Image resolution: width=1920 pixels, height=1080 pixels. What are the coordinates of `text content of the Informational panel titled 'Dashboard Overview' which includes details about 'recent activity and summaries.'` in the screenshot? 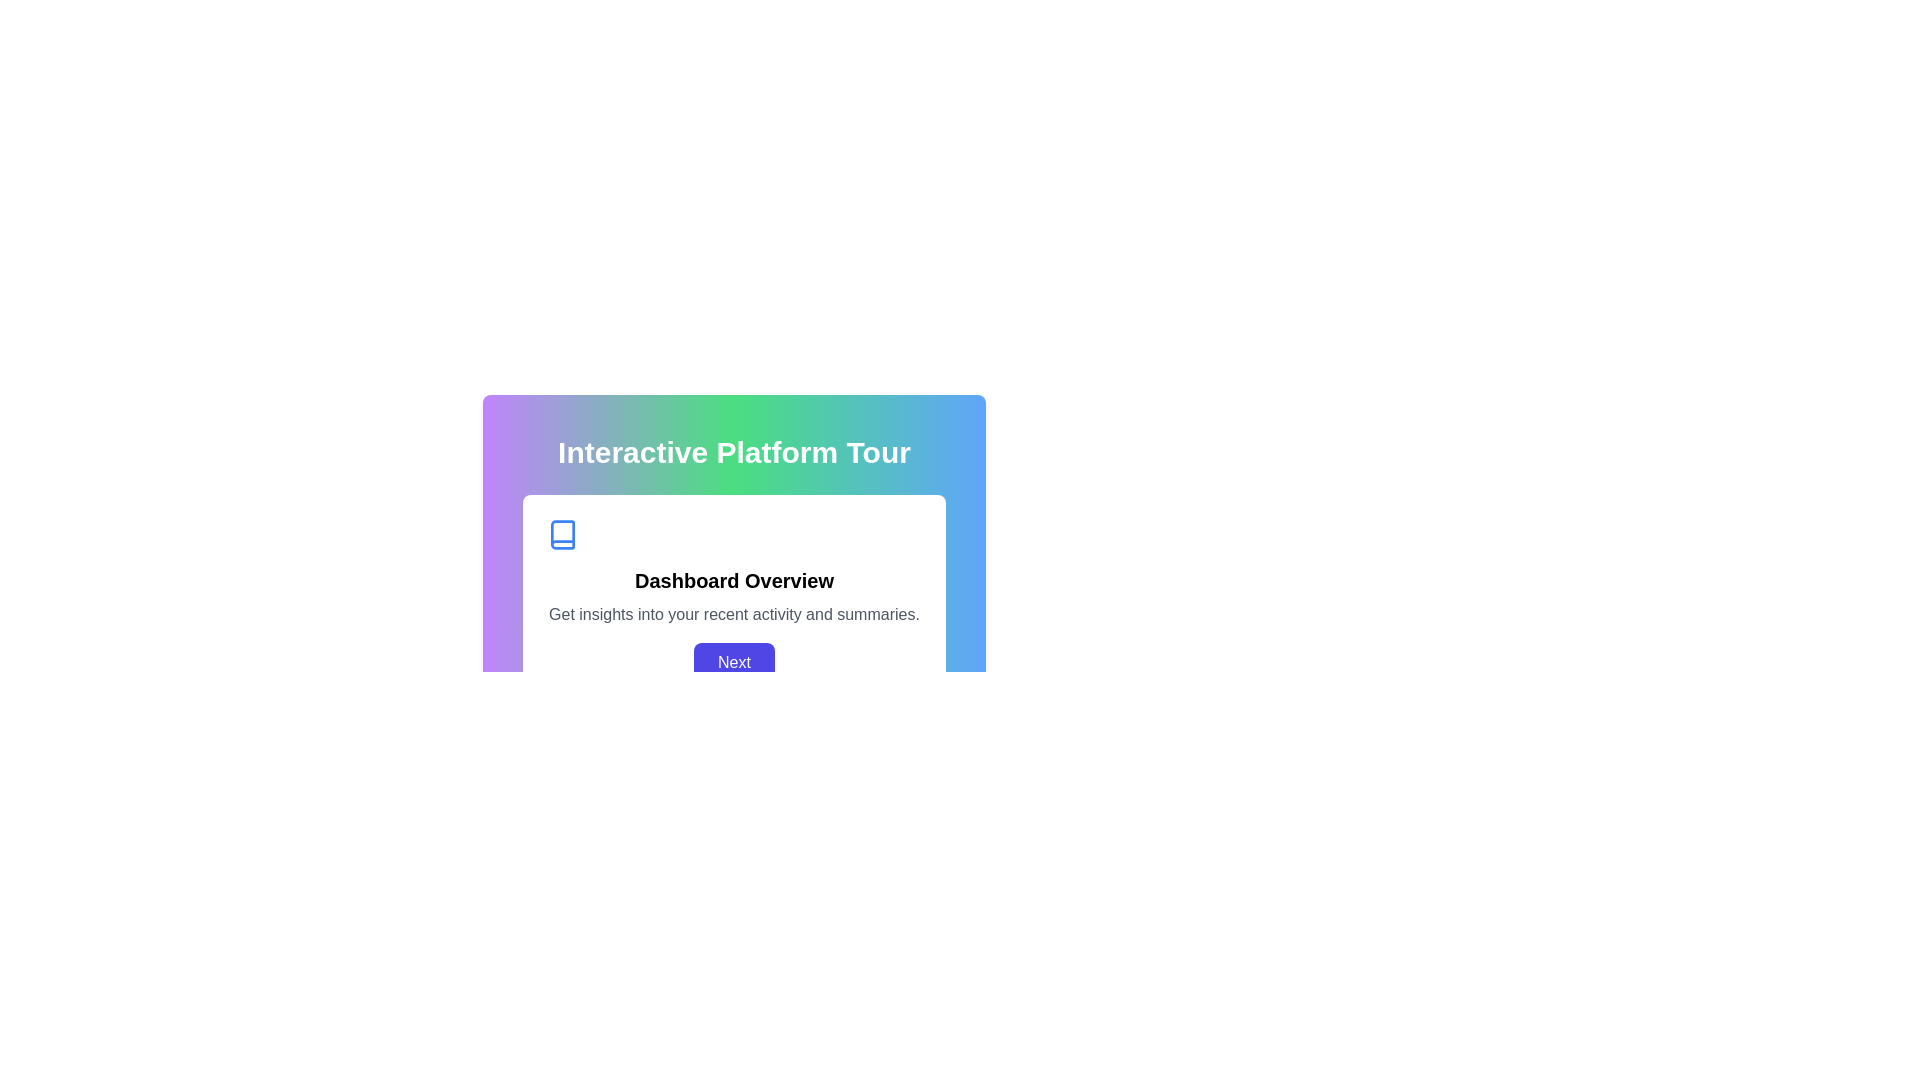 It's located at (733, 600).